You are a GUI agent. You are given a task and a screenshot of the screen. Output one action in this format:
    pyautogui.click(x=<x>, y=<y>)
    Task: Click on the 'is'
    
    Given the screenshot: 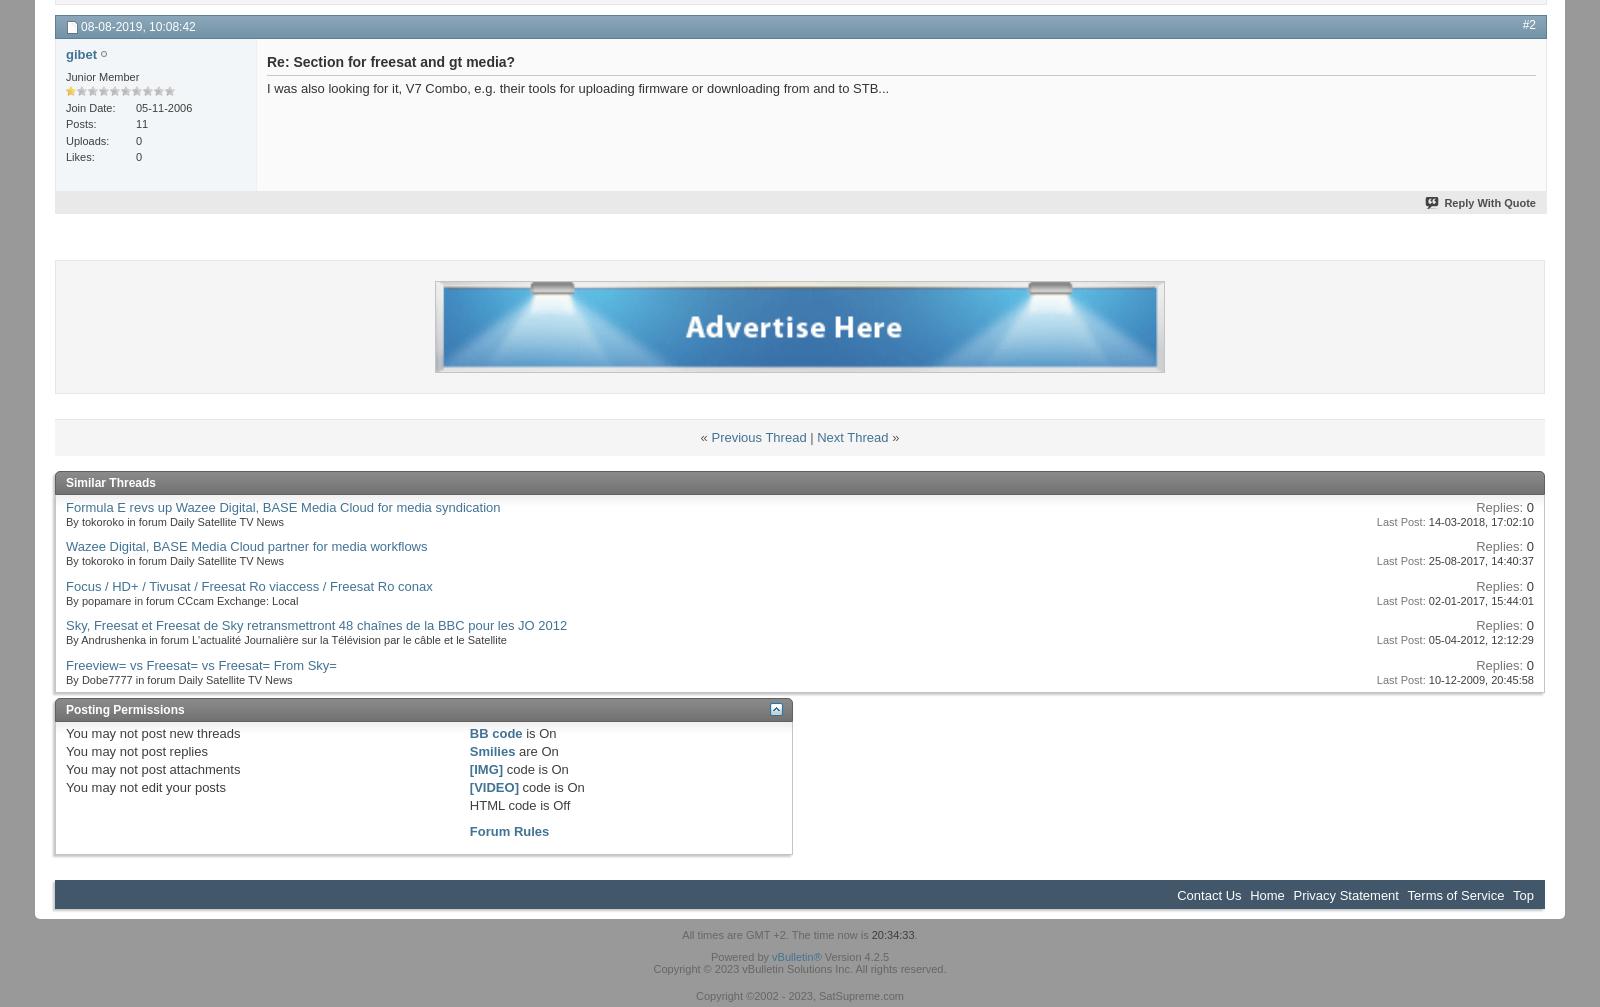 What is the action you would take?
    pyautogui.click(x=520, y=732)
    